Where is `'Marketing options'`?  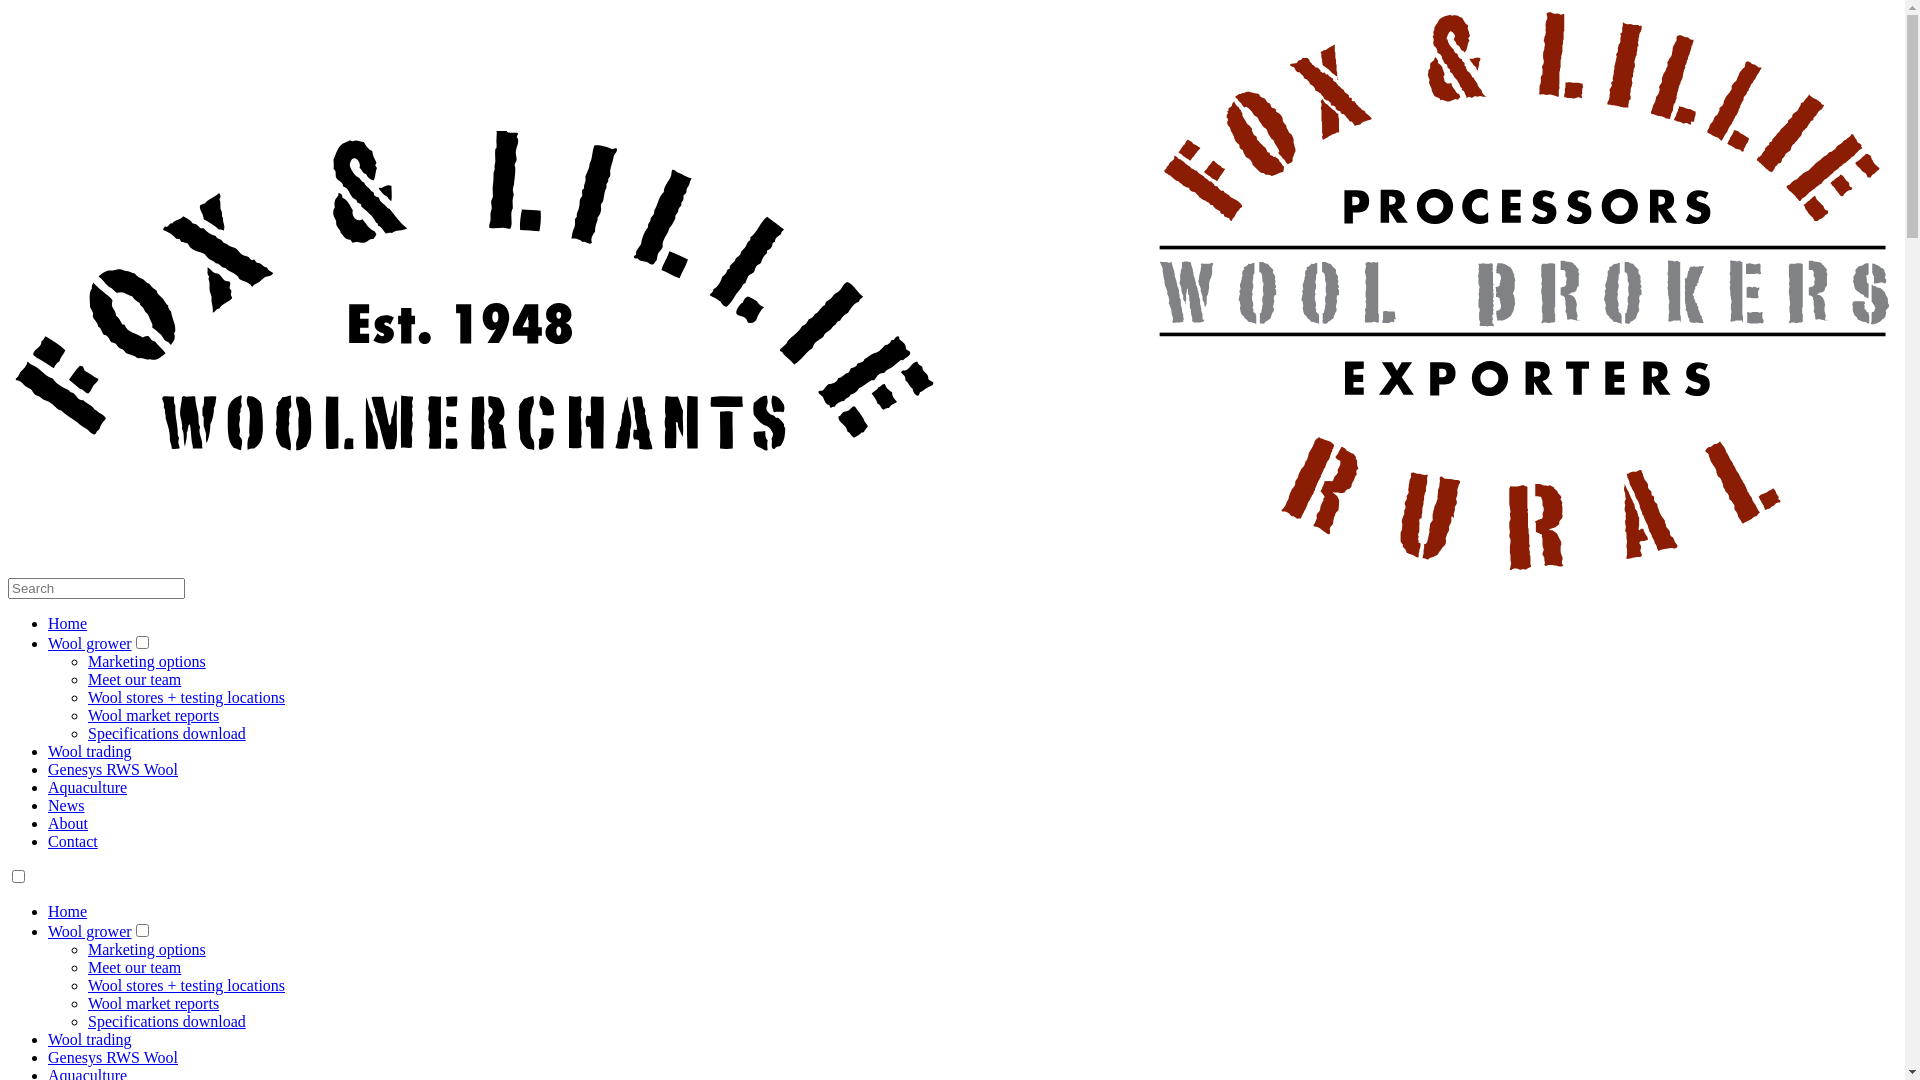 'Marketing options' is located at coordinates (146, 661).